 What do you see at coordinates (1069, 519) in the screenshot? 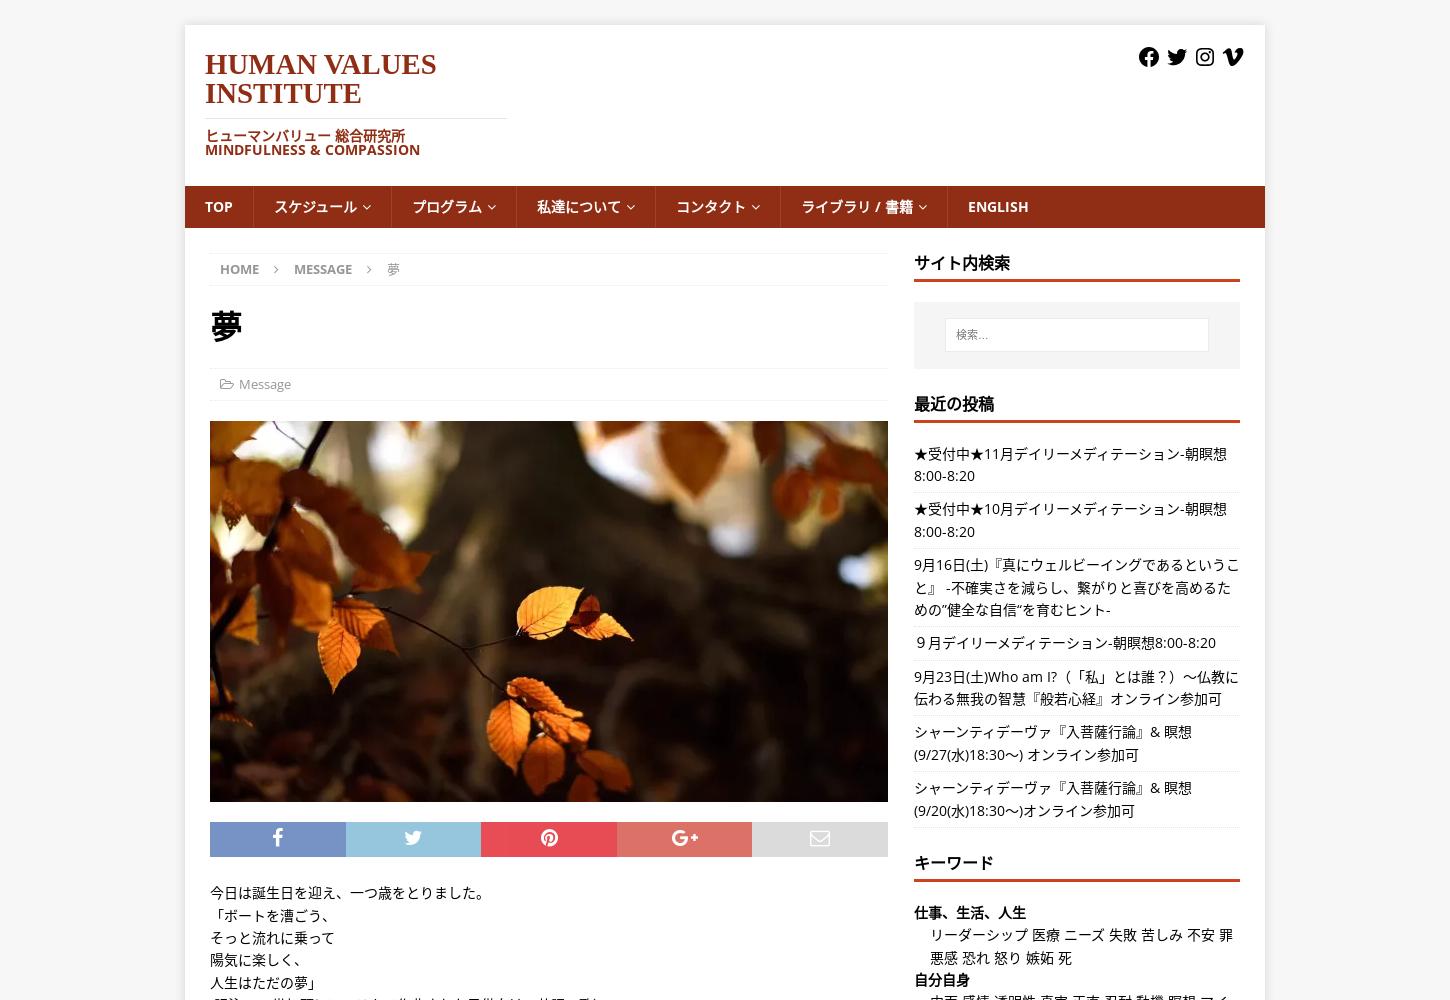
I see `'★受付中★10月デイリーメディテーション-朝瞑想8:00-8:20'` at bounding box center [1069, 519].